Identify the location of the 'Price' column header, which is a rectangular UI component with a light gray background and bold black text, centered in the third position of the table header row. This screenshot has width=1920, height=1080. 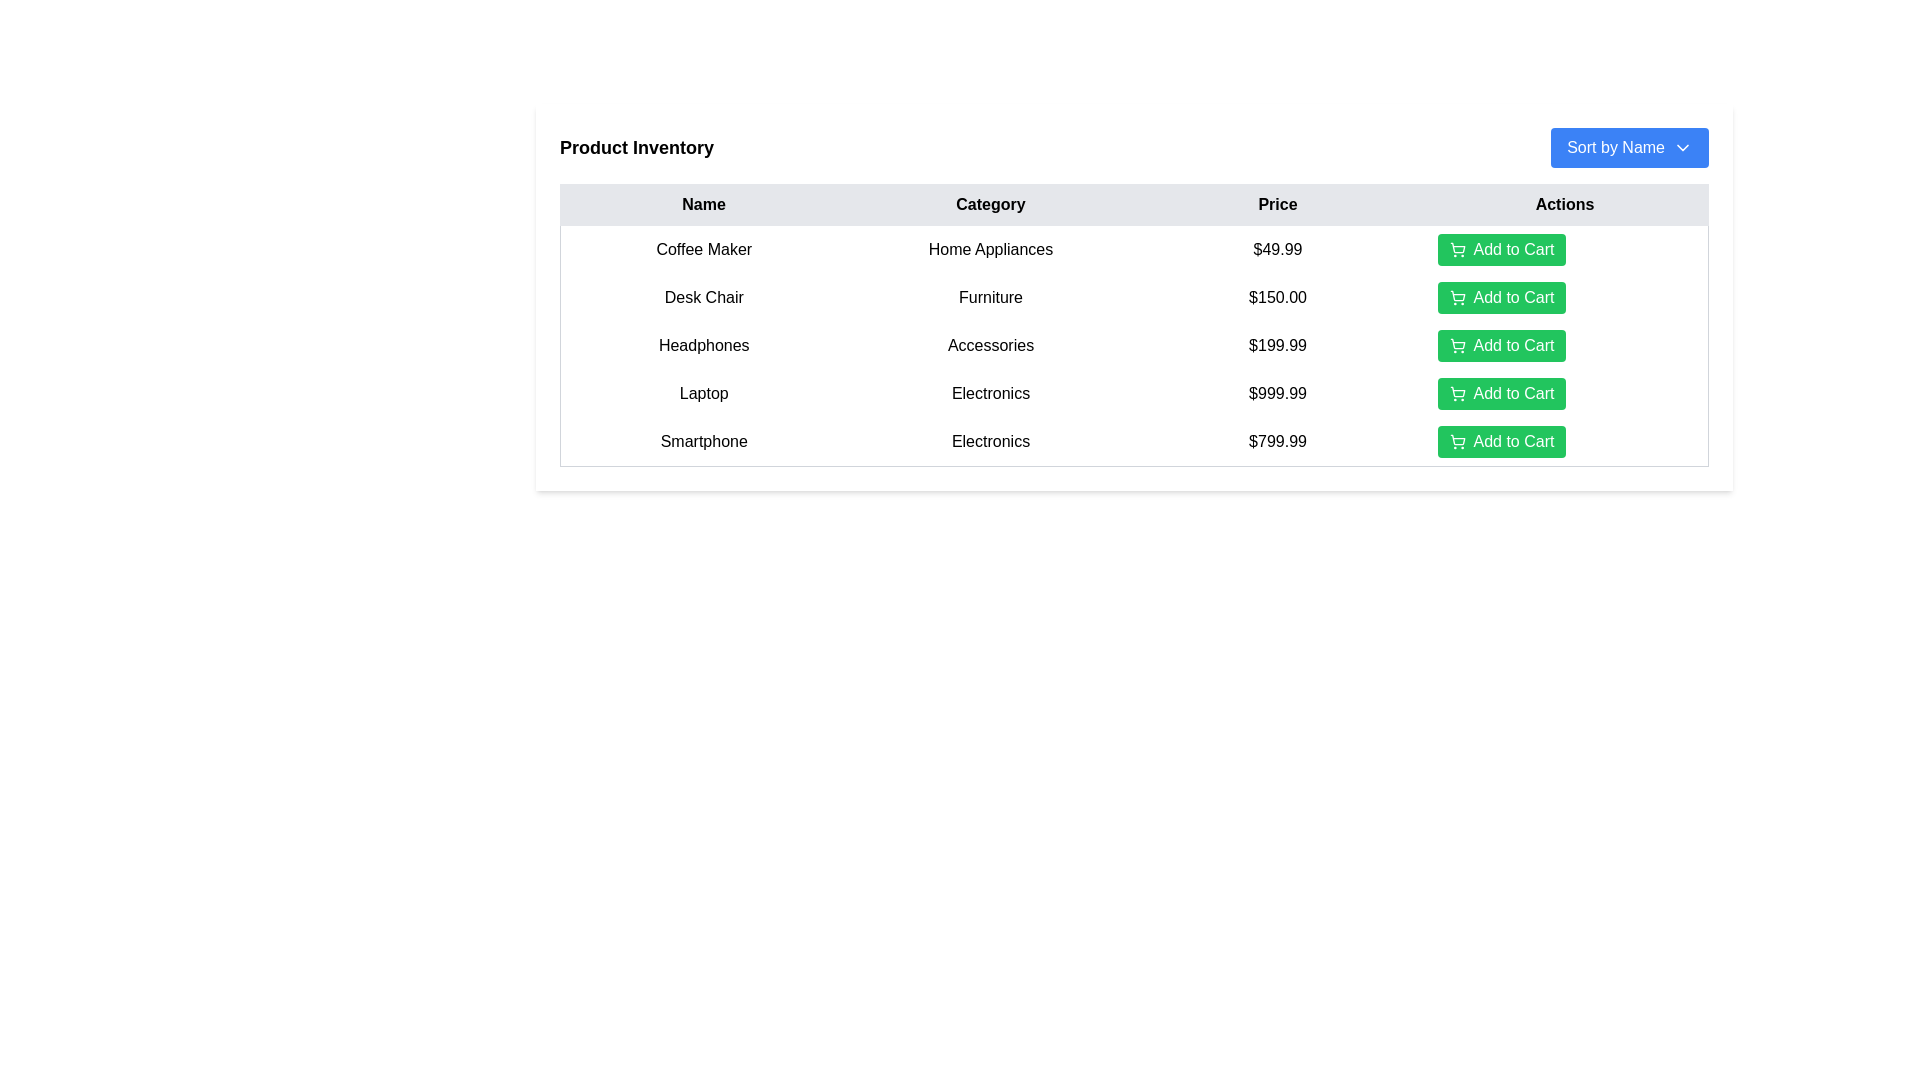
(1276, 204).